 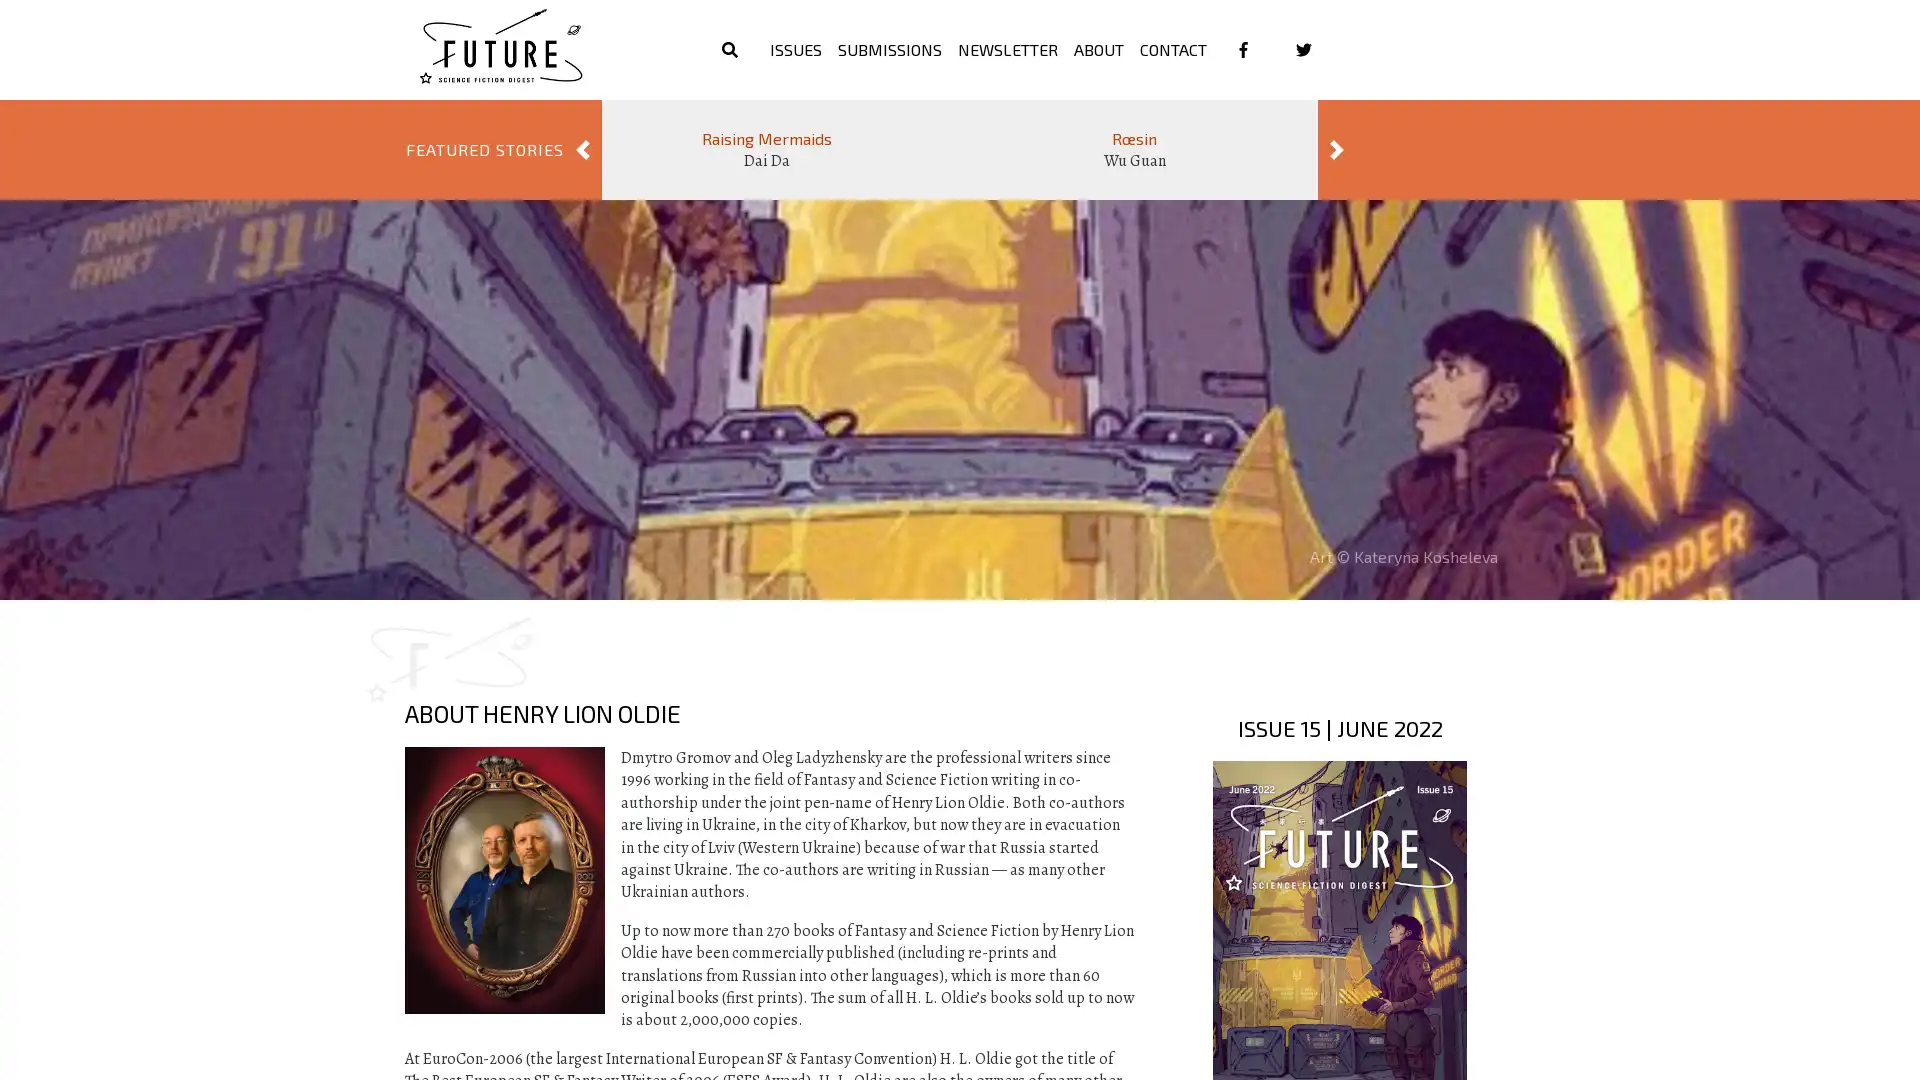 What do you see at coordinates (581, 149) in the screenshot?
I see `Previous` at bounding box center [581, 149].